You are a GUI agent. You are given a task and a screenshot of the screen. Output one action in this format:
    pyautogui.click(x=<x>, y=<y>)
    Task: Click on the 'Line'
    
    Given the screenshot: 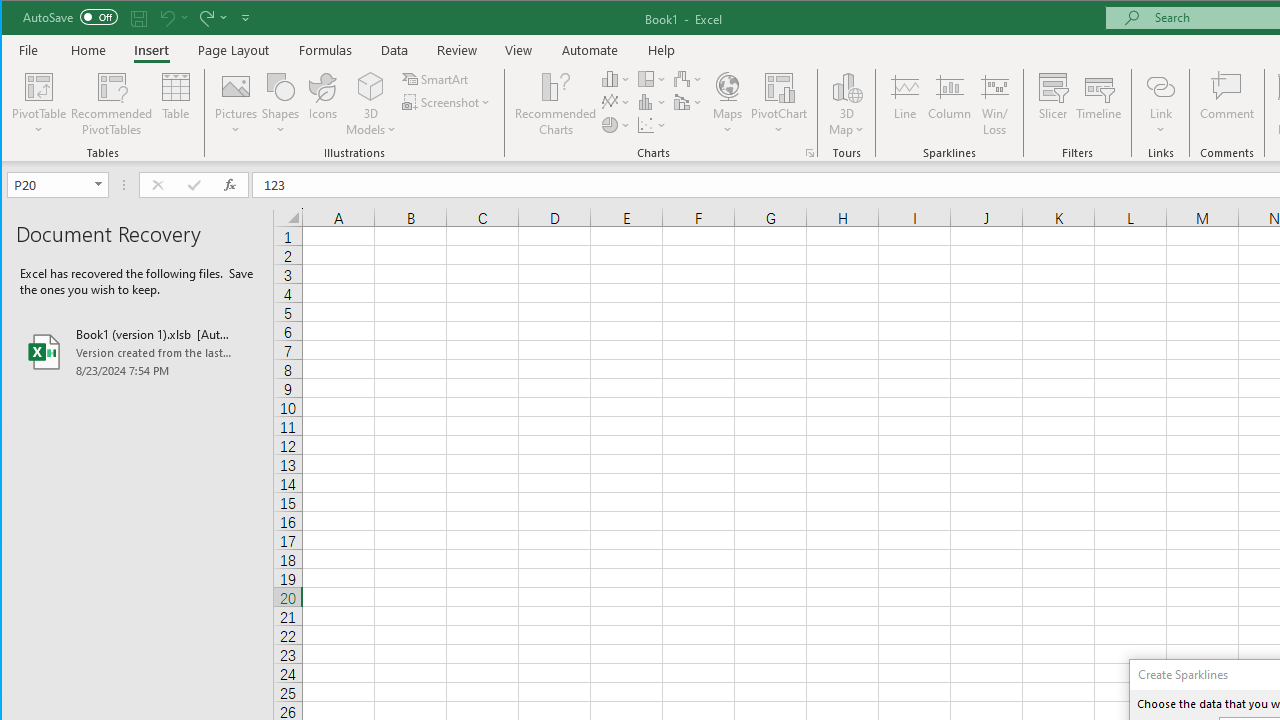 What is the action you would take?
    pyautogui.click(x=903, y=104)
    